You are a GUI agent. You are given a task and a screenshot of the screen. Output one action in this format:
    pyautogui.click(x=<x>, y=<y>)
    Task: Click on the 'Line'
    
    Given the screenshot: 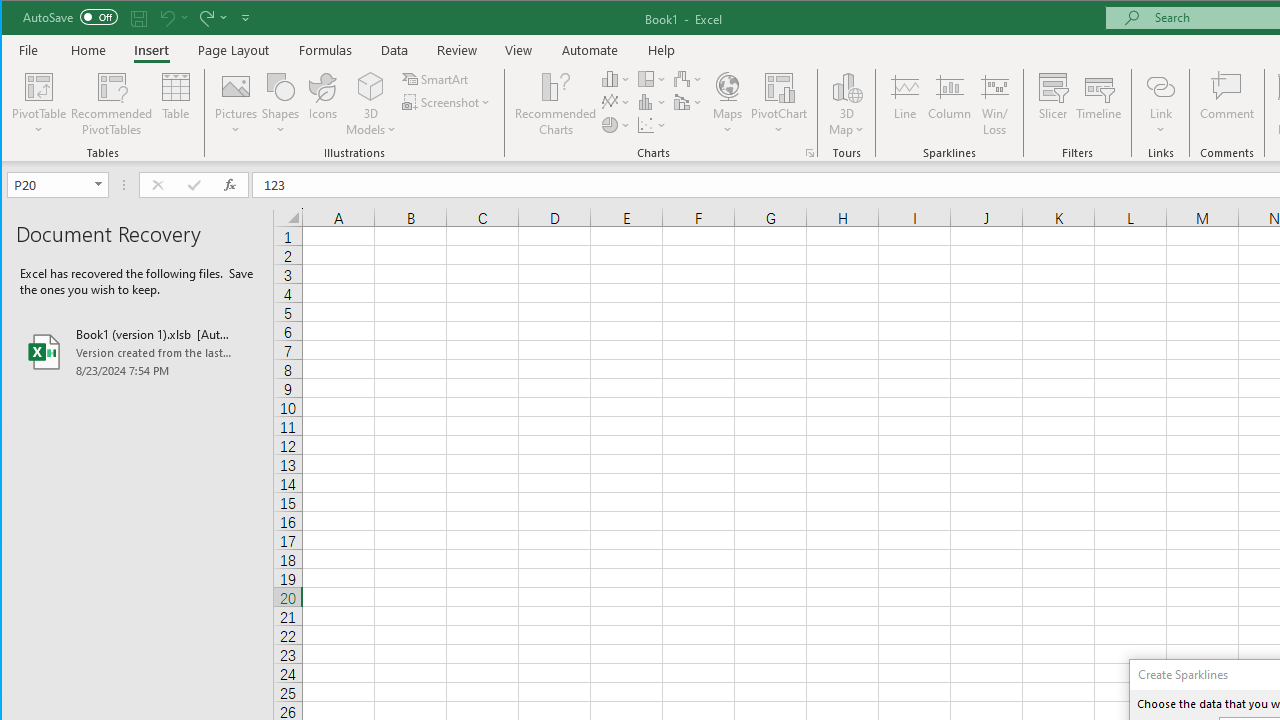 What is the action you would take?
    pyautogui.click(x=903, y=104)
    